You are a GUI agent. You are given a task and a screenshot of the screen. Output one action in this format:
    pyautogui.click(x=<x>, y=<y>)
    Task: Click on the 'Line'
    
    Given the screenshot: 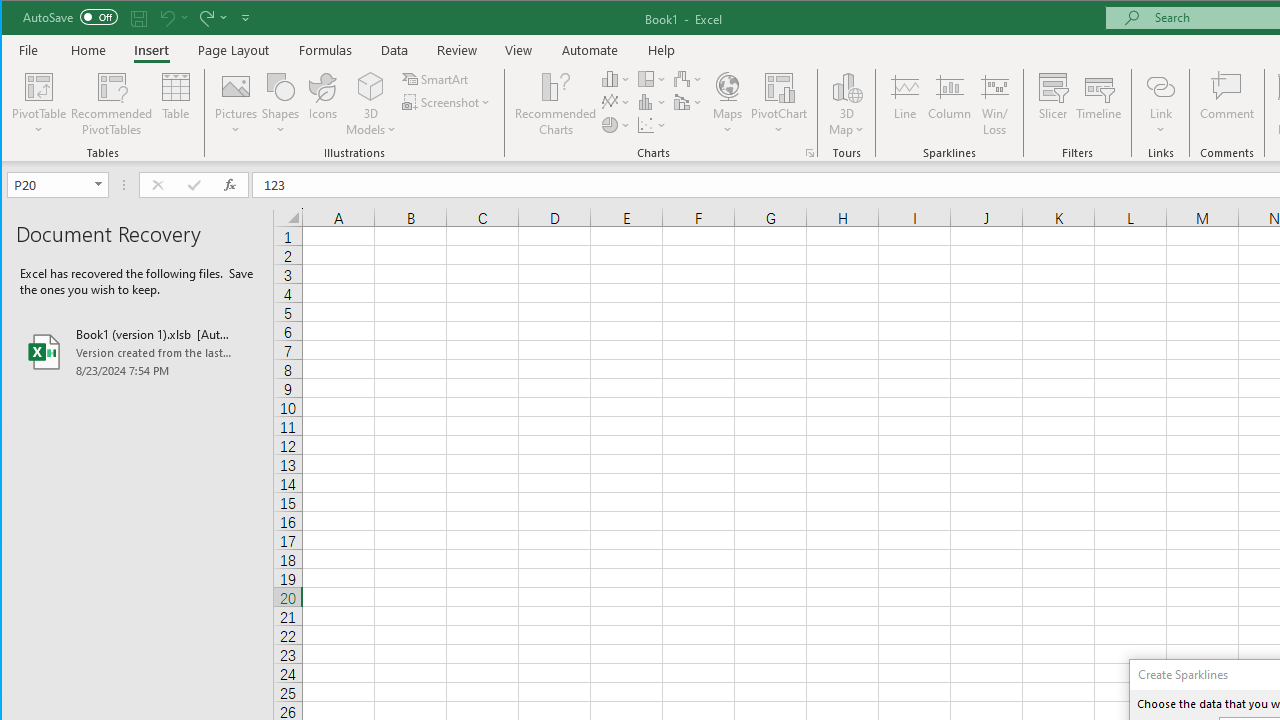 What is the action you would take?
    pyautogui.click(x=903, y=104)
    